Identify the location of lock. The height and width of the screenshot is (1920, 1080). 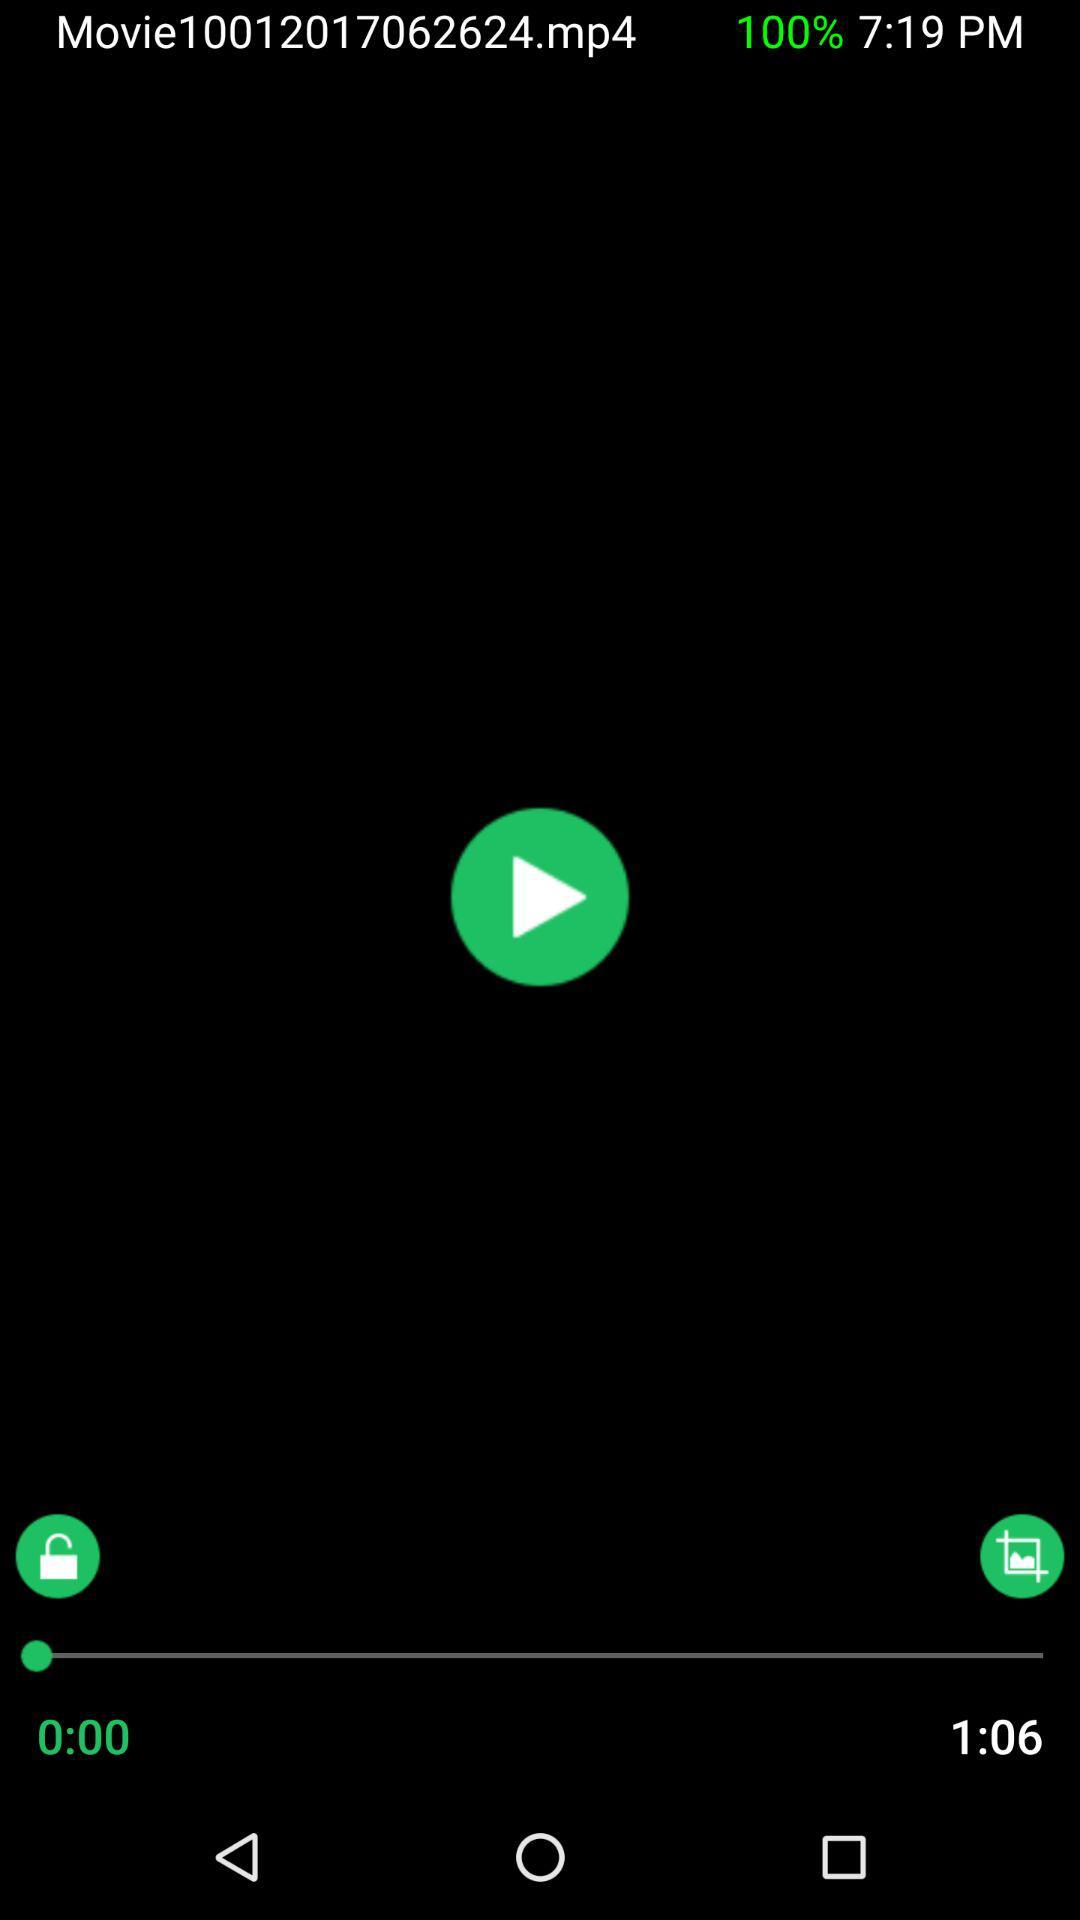
(56, 1555).